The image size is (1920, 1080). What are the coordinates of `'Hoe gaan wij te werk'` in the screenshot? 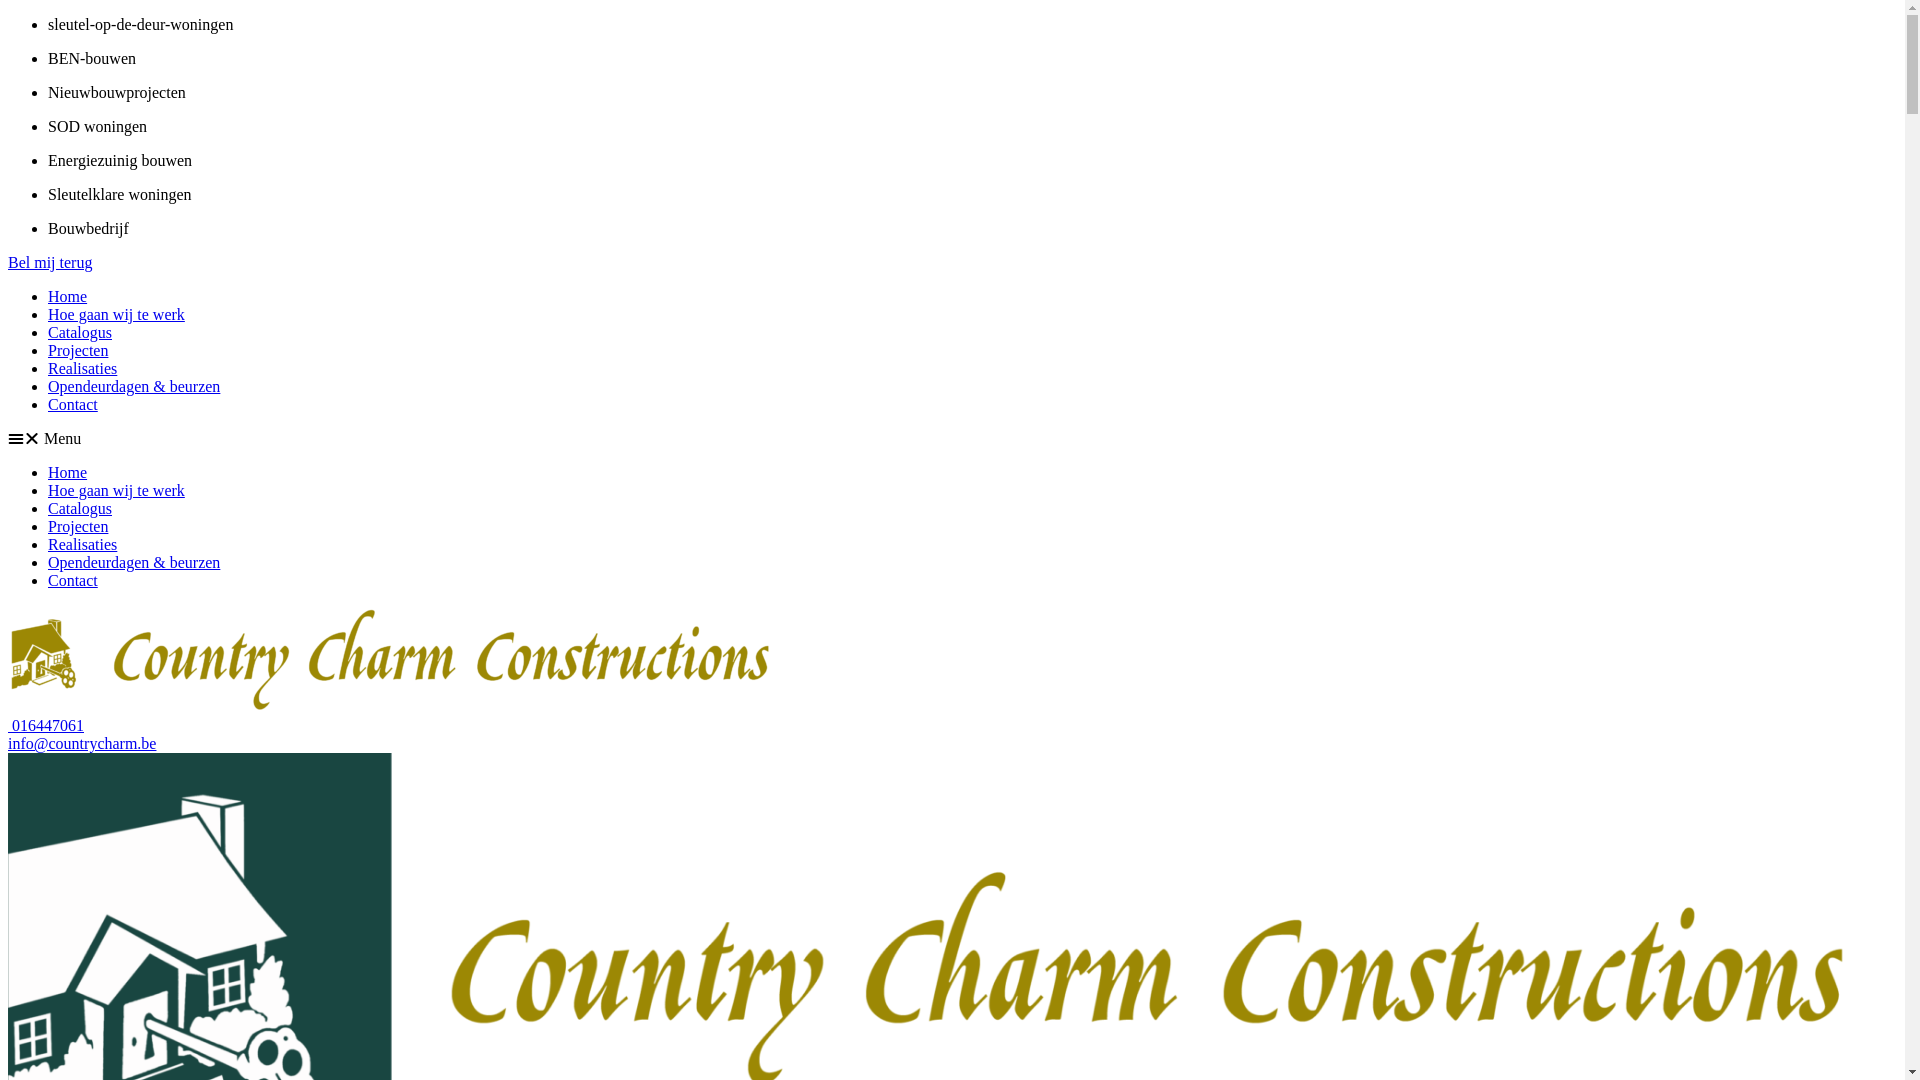 It's located at (115, 490).